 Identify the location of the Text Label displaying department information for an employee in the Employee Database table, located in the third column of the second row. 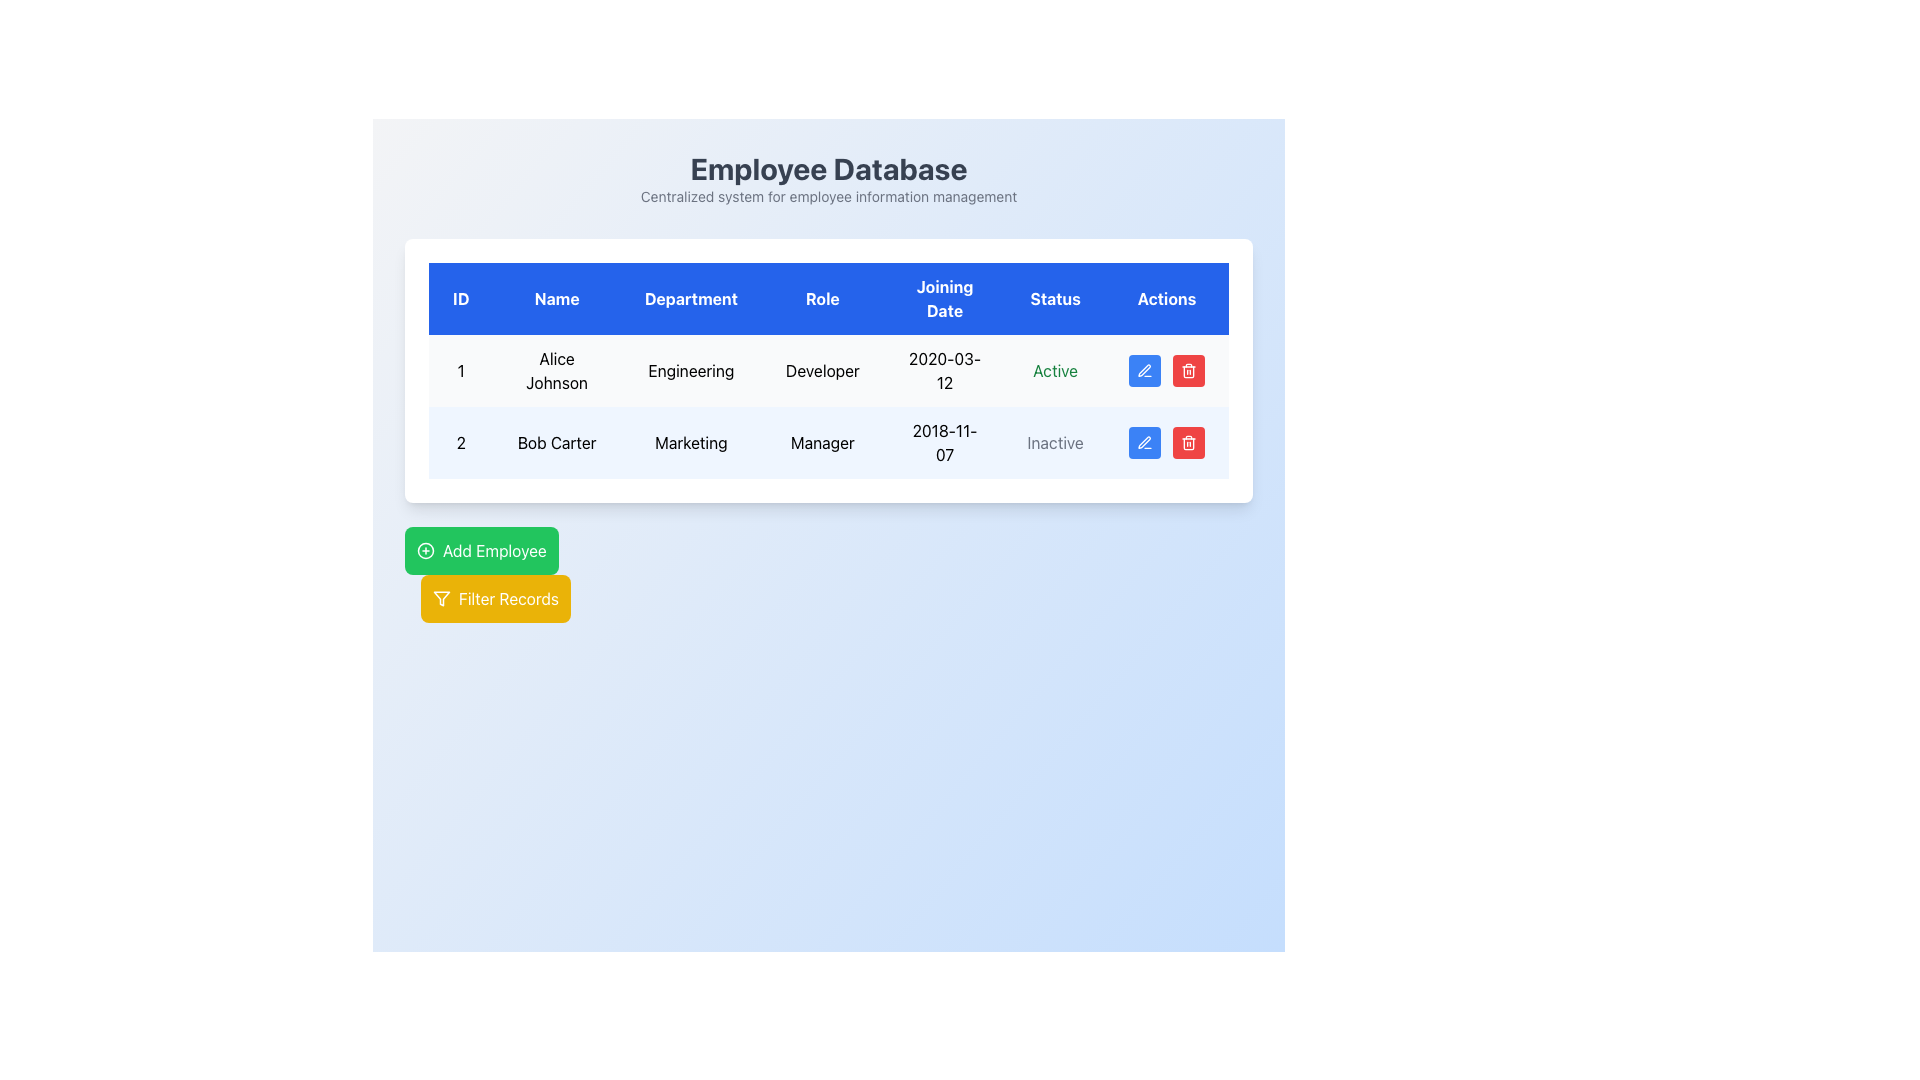
(691, 442).